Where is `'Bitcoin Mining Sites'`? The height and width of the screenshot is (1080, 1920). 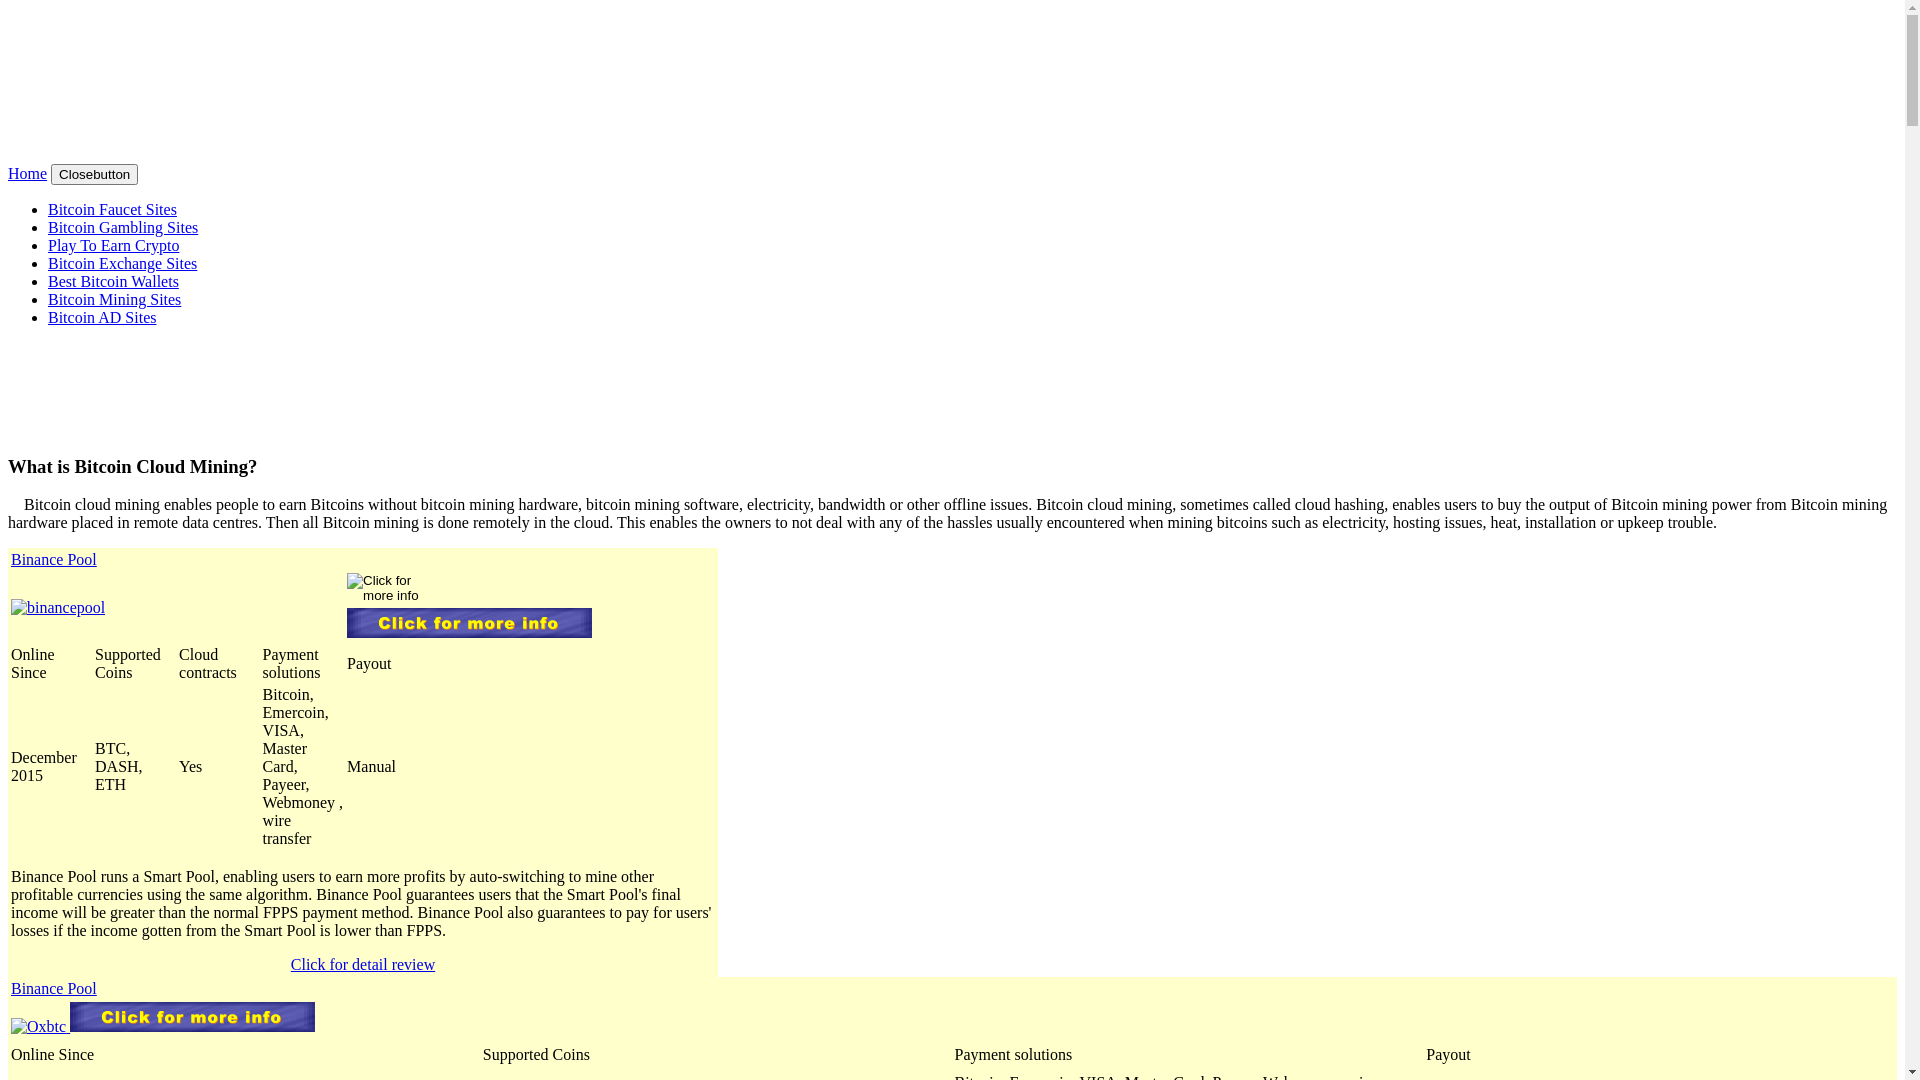
'Bitcoin Mining Sites' is located at coordinates (113, 299).